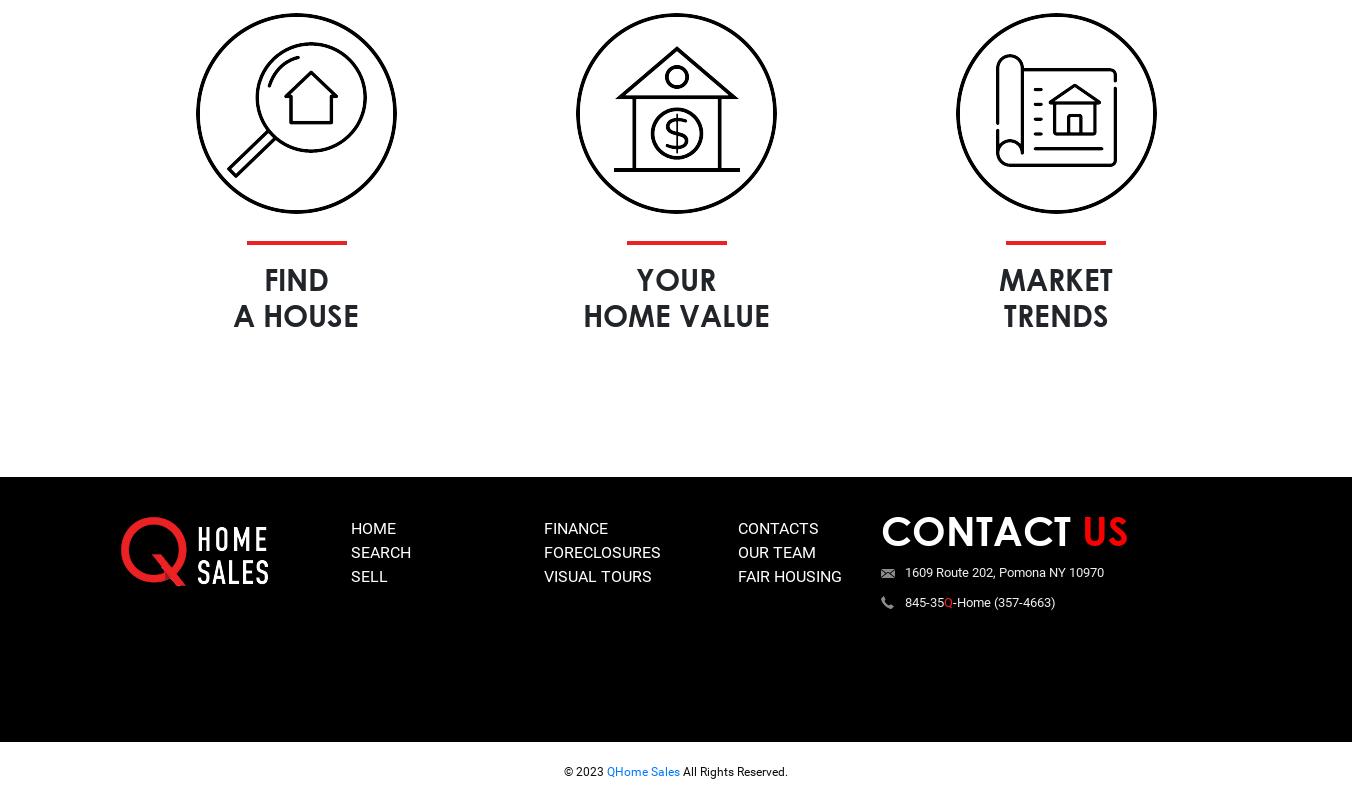 This screenshot has height=802, width=1352. What do you see at coordinates (776, 551) in the screenshot?
I see `'Our Team'` at bounding box center [776, 551].